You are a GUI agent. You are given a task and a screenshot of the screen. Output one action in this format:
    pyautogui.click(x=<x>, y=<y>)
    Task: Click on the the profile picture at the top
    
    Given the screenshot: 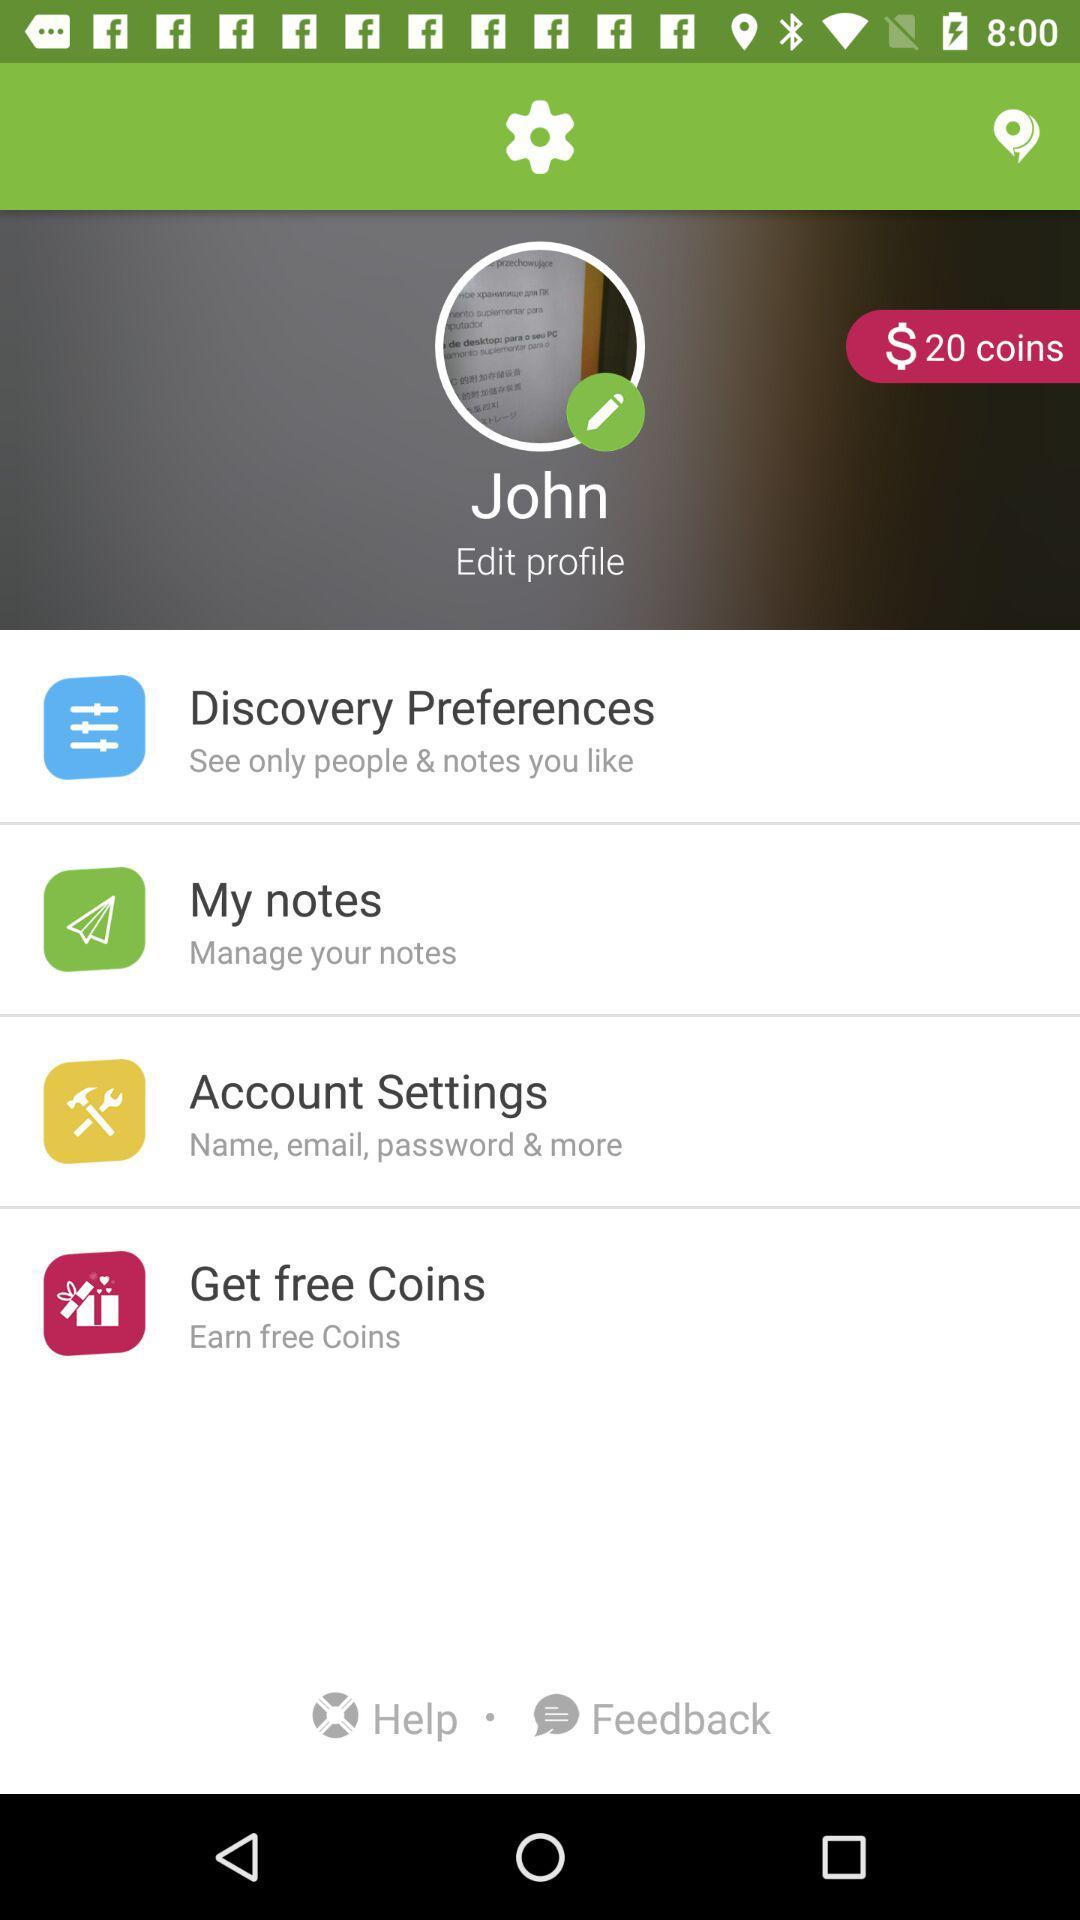 What is the action you would take?
    pyautogui.click(x=540, y=346)
    